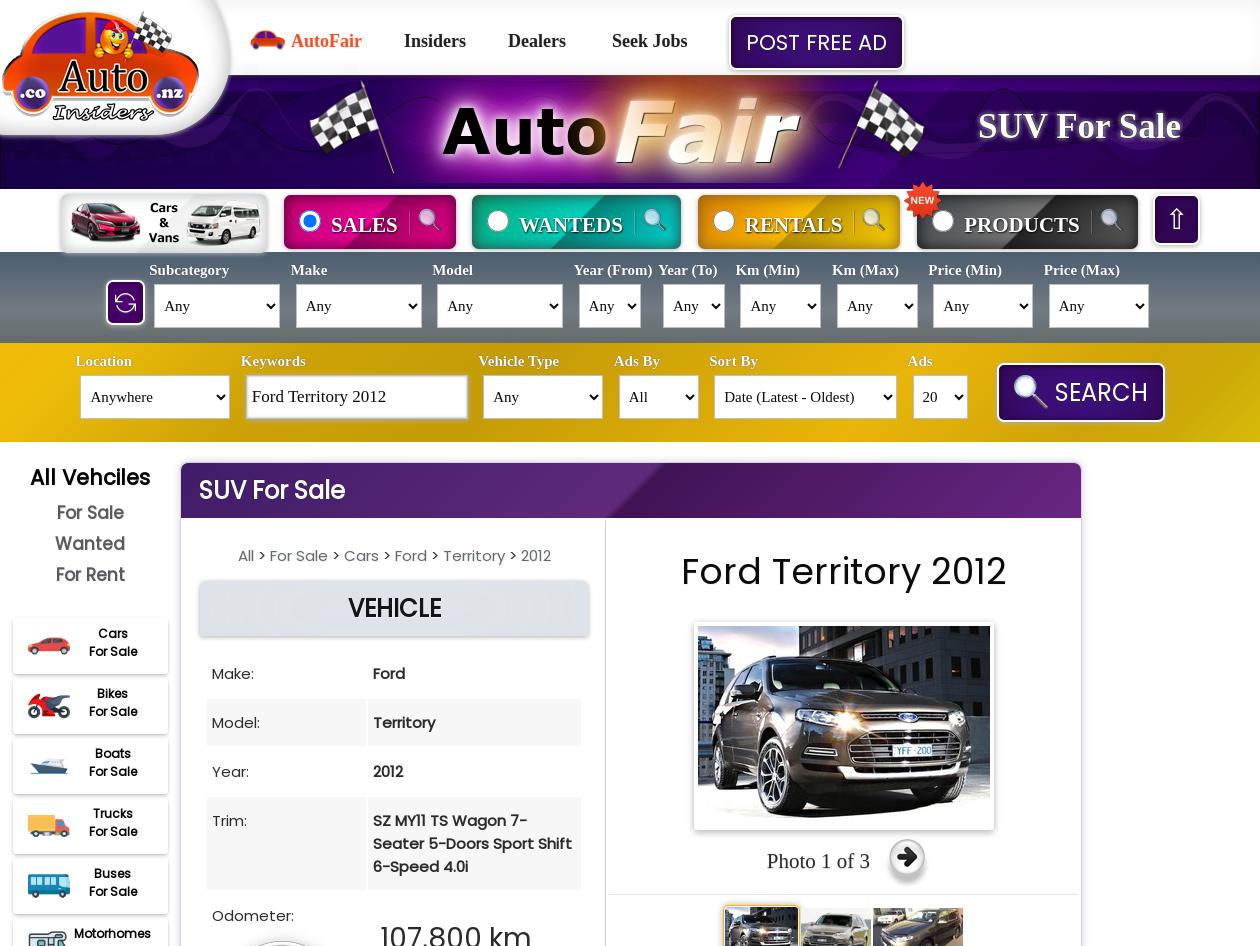 This screenshot has width=1260, height=946. What do you see at coordinates (393, 607) in the screenshot?
I see `'VEHICLE'` at bounding box center [393, 607].